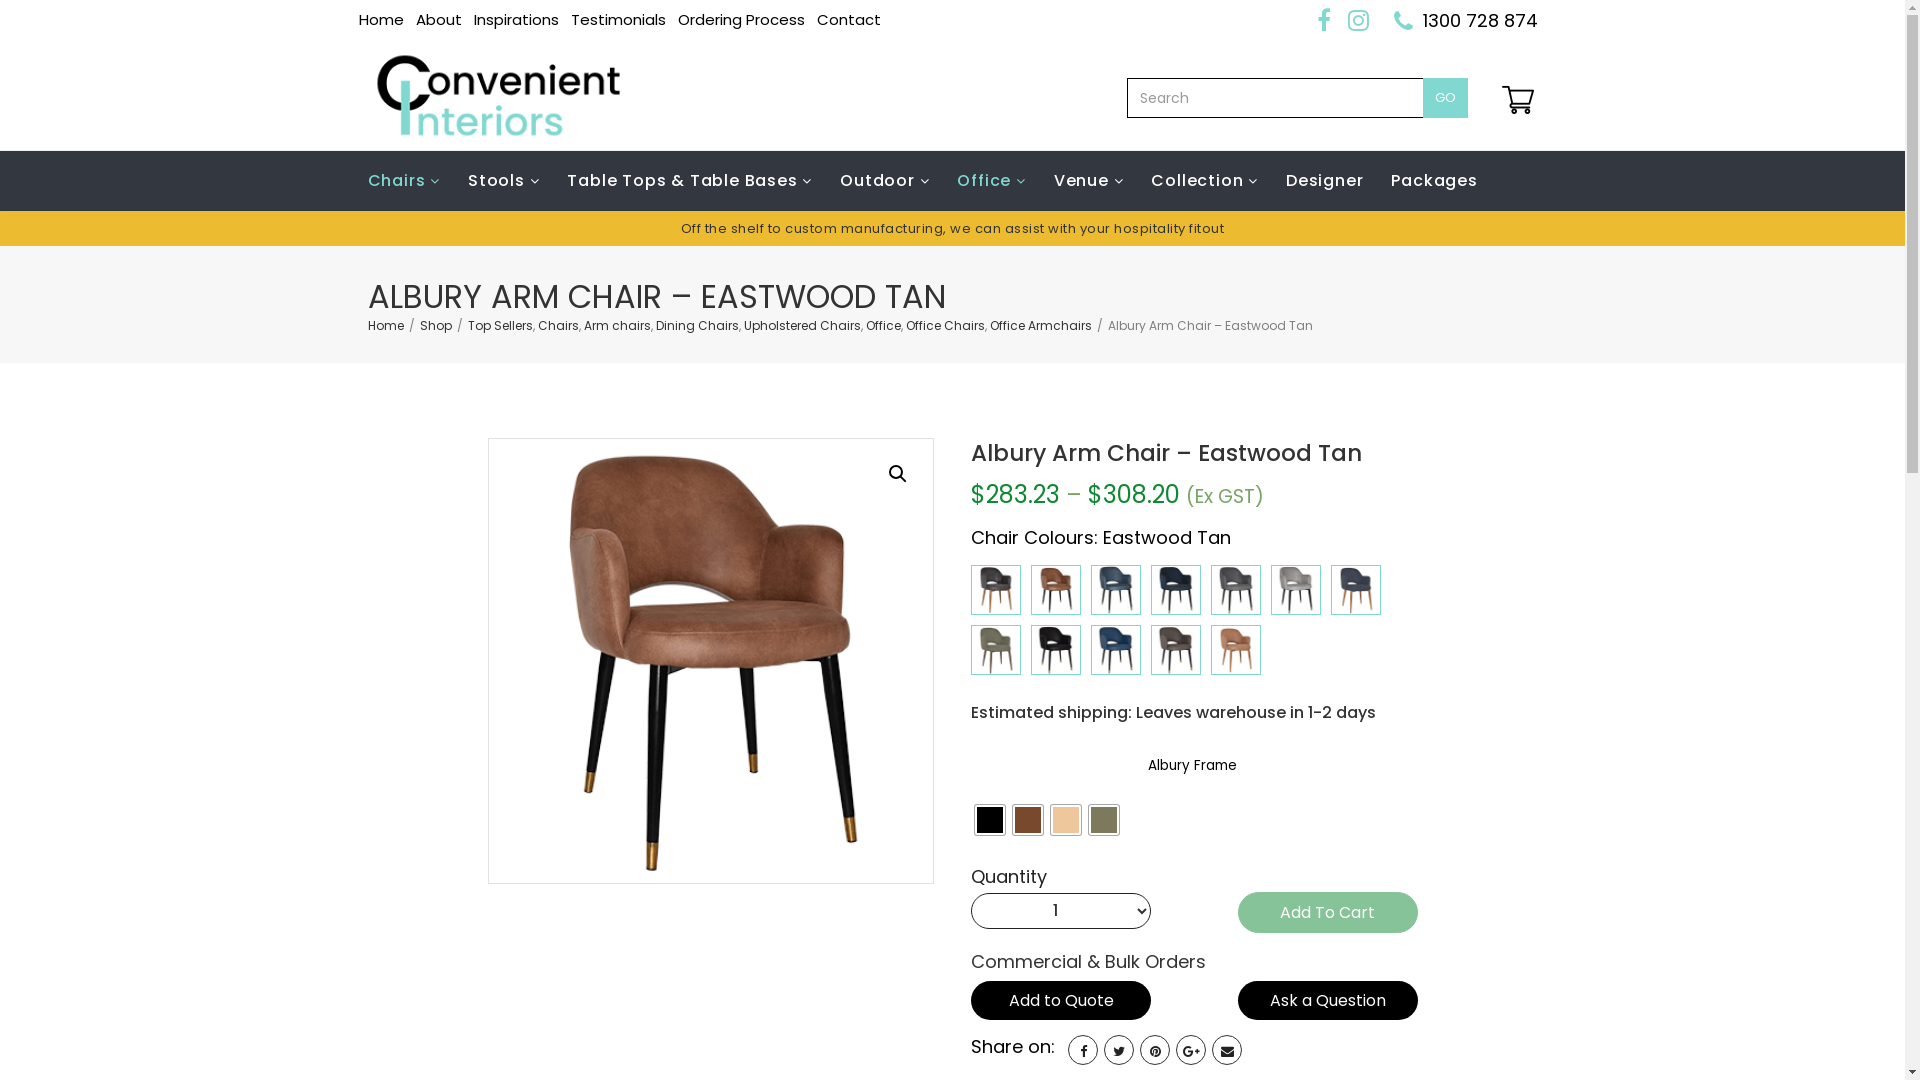 The image size is (1920, 1080). I want to click on 'Submit', so click(888, 813).